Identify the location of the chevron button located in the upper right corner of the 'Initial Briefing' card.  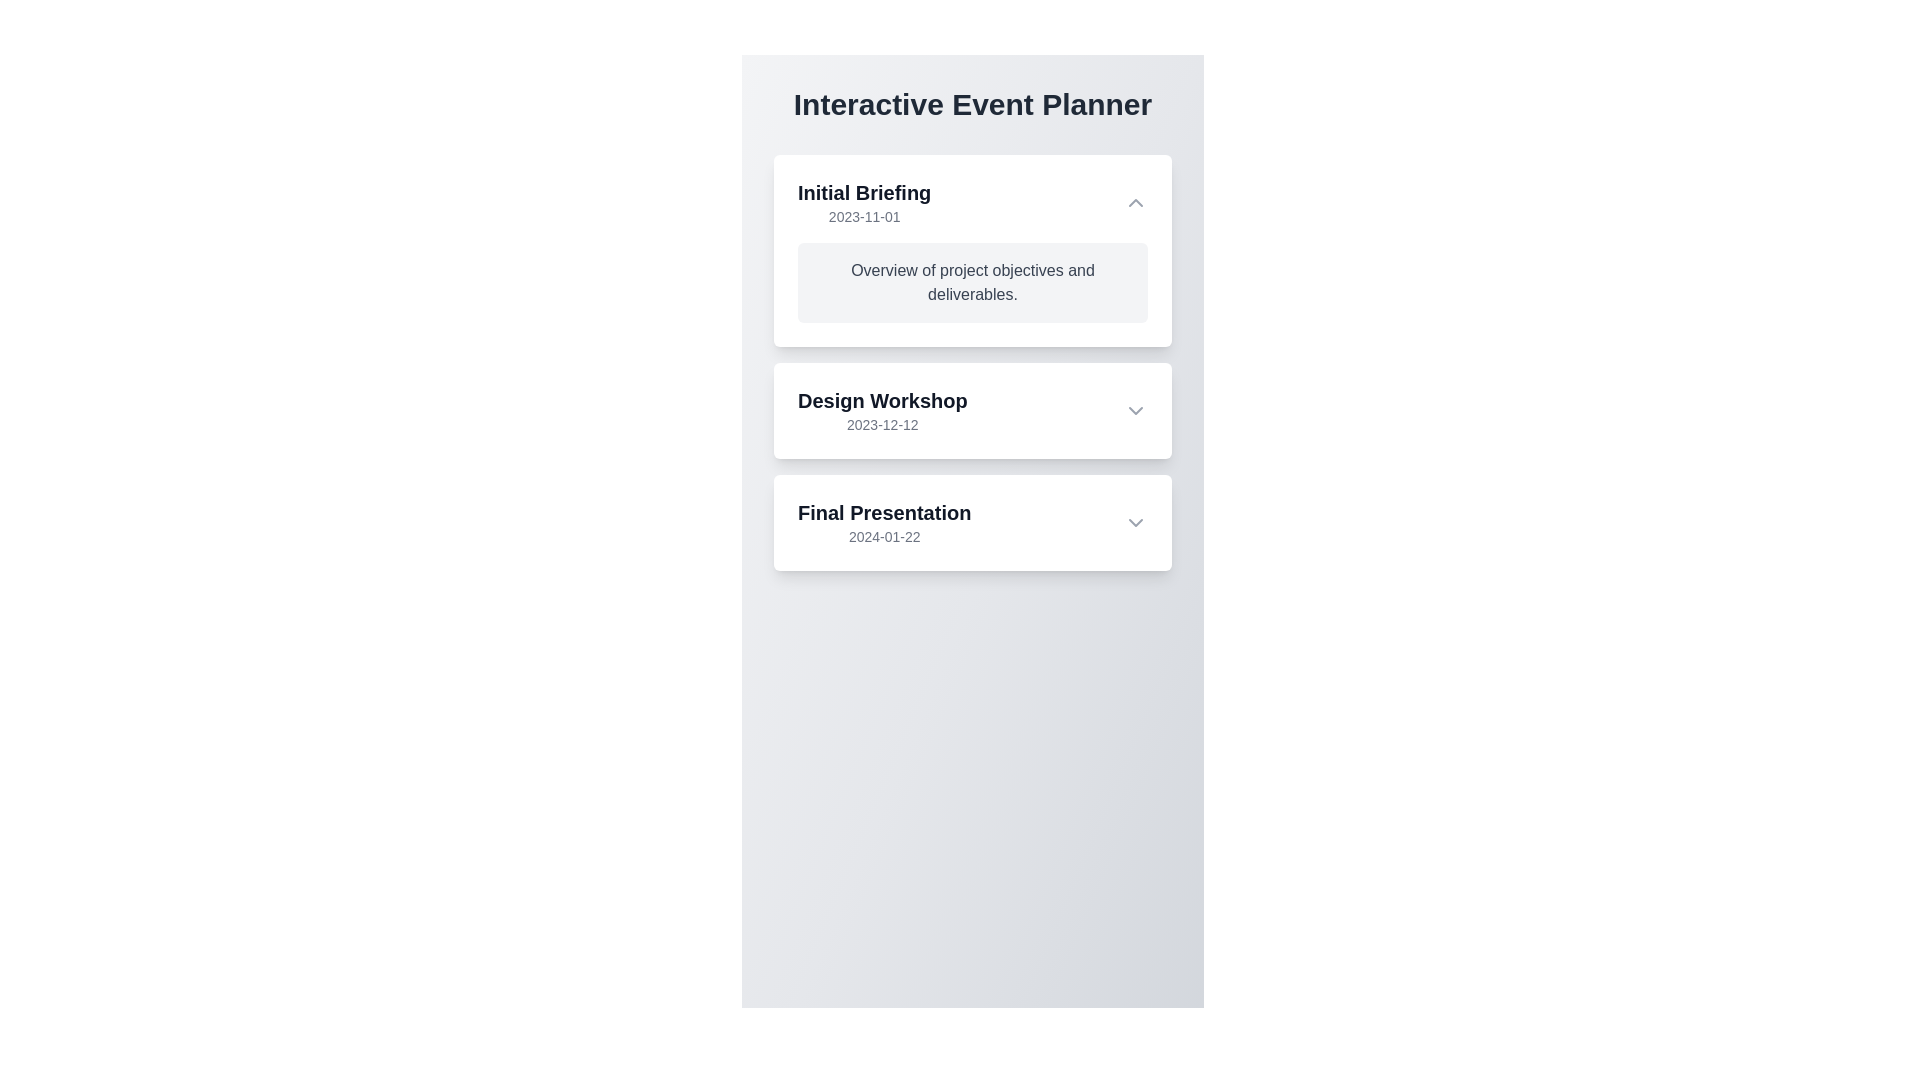
(1136, 203).